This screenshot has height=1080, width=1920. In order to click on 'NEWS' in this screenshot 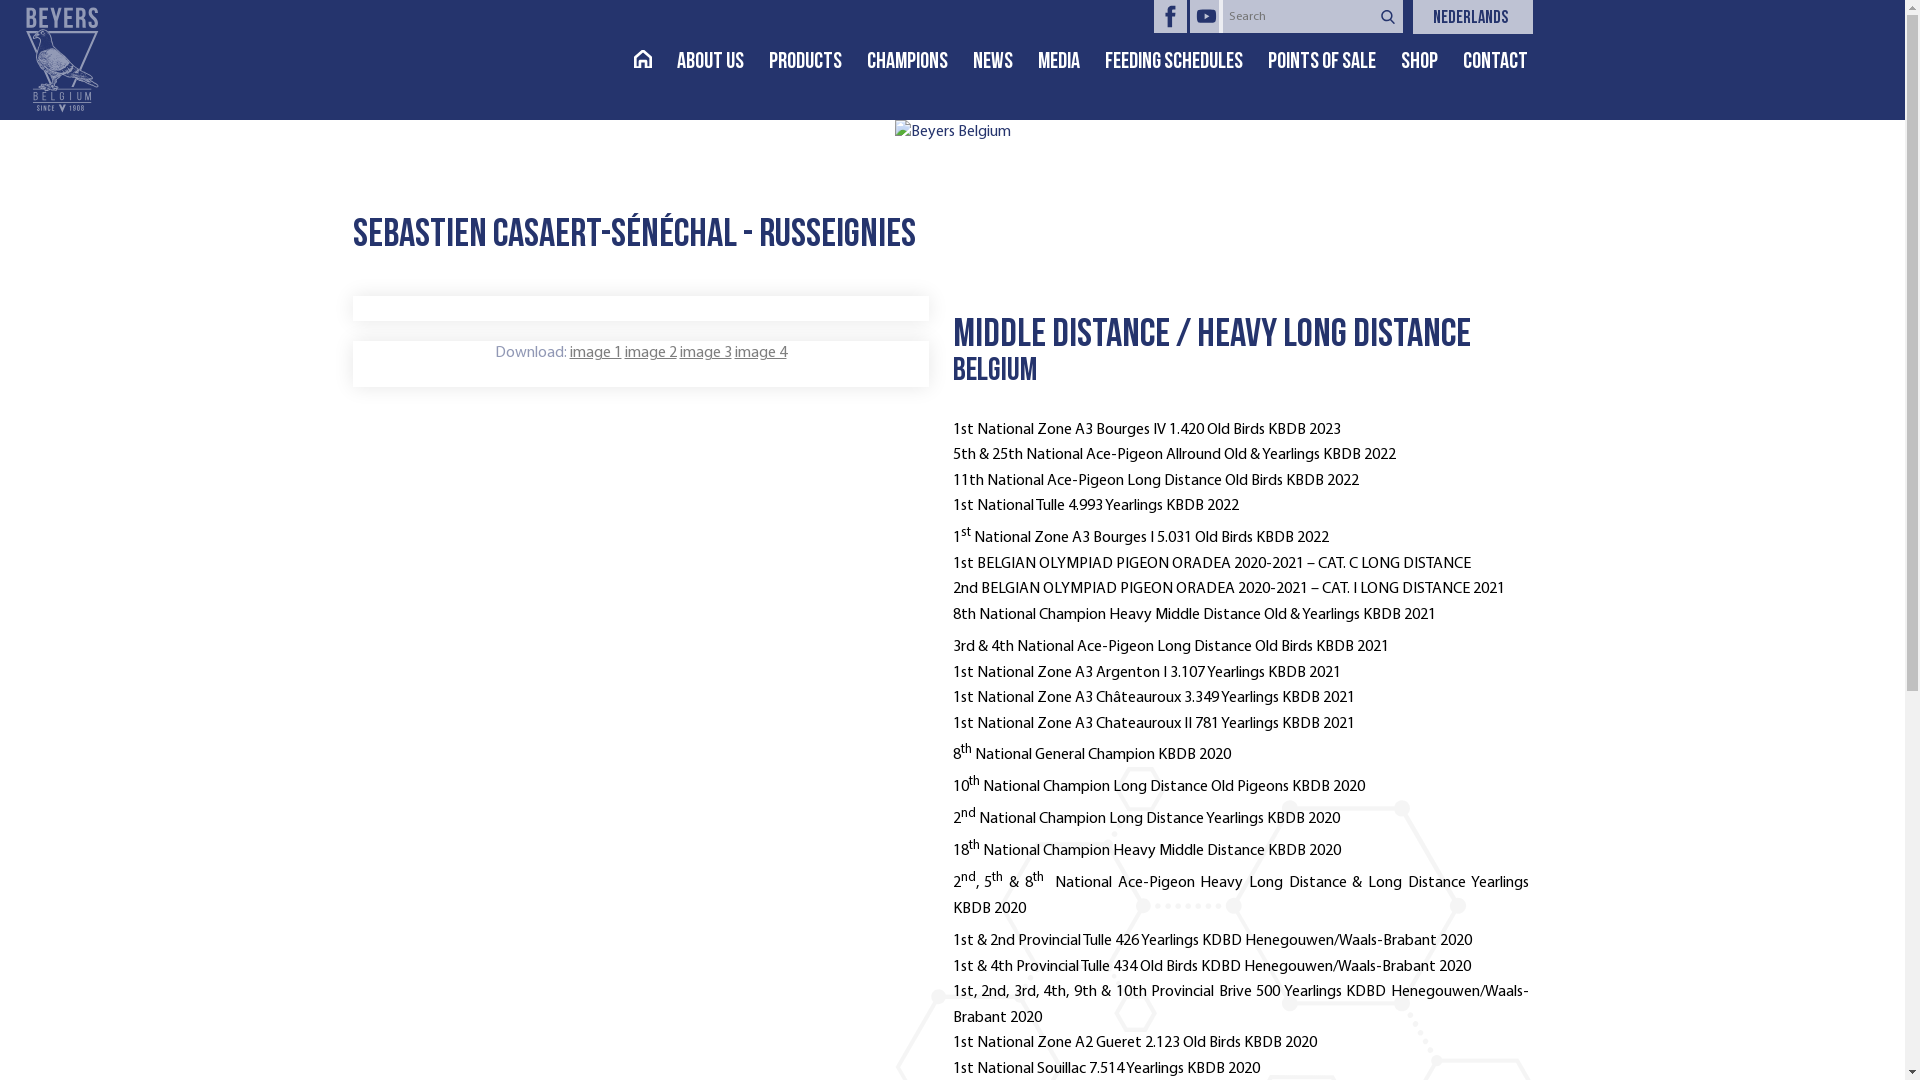, I will do `click(1004, 61)`.